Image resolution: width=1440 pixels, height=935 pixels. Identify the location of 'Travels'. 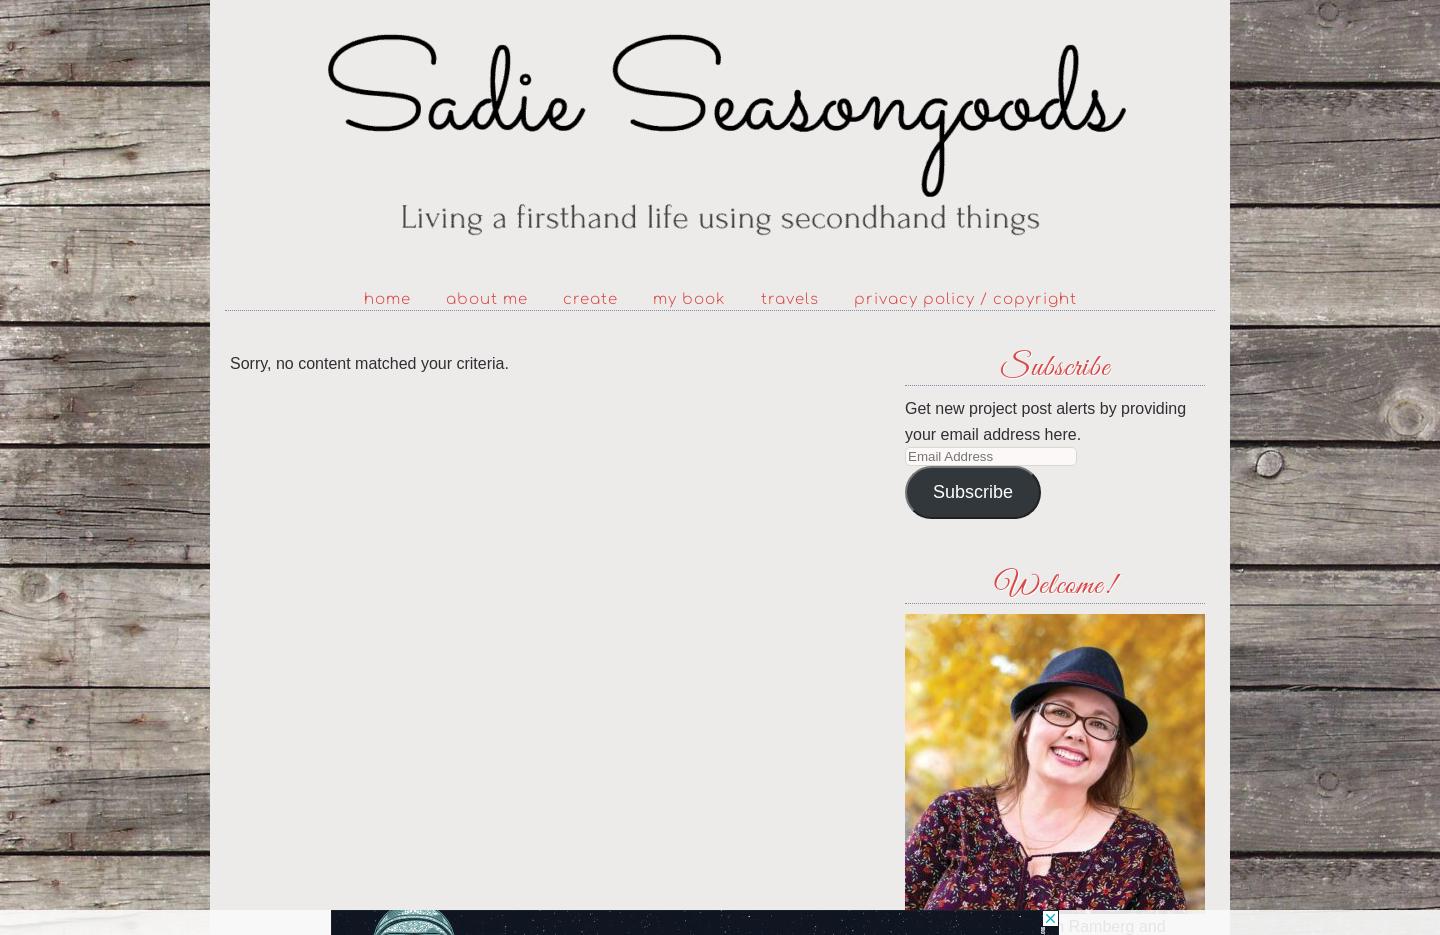
(759, 299).